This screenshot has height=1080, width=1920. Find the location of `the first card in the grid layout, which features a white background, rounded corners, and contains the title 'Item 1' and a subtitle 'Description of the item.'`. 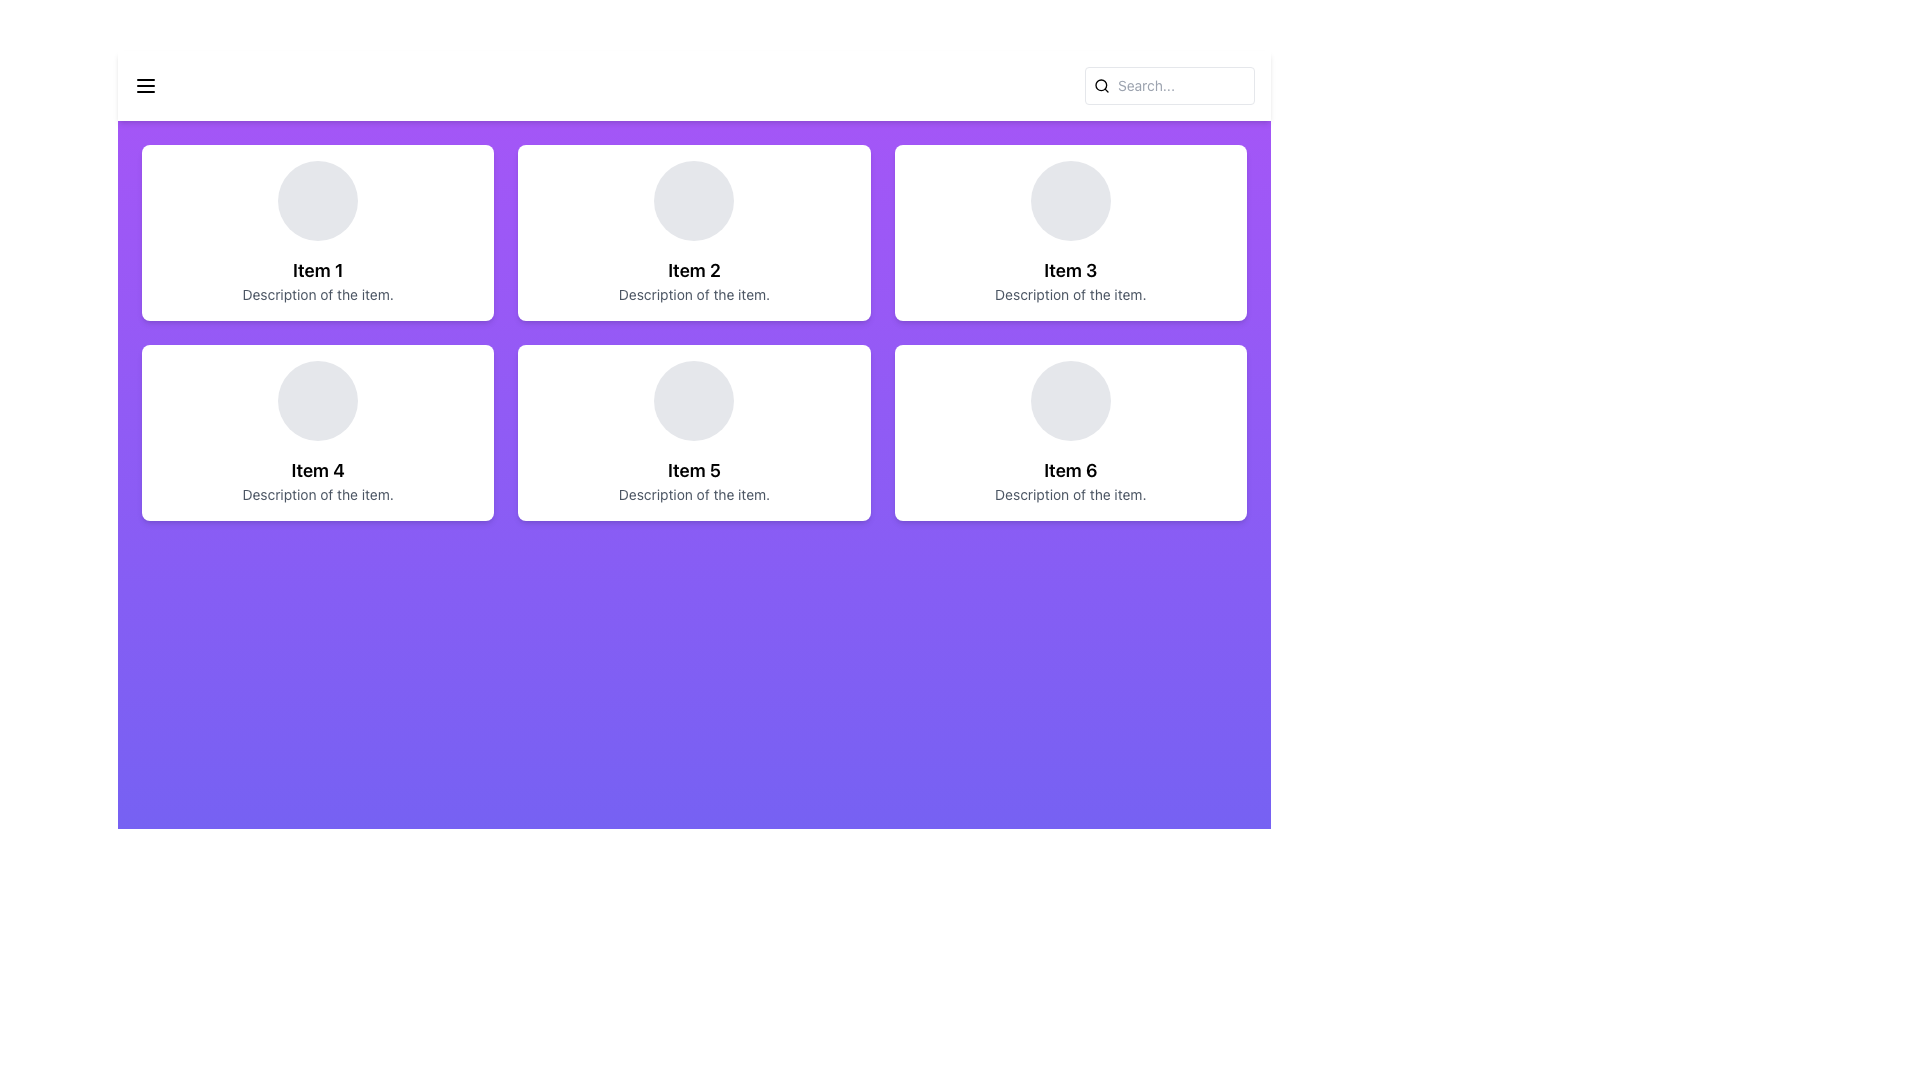

the first card in the grid layout, which features a white background, rounded corners, and contains the title 'Item 1' and a subtitle 'Description of the item.' is located at coordinates (317, 231).